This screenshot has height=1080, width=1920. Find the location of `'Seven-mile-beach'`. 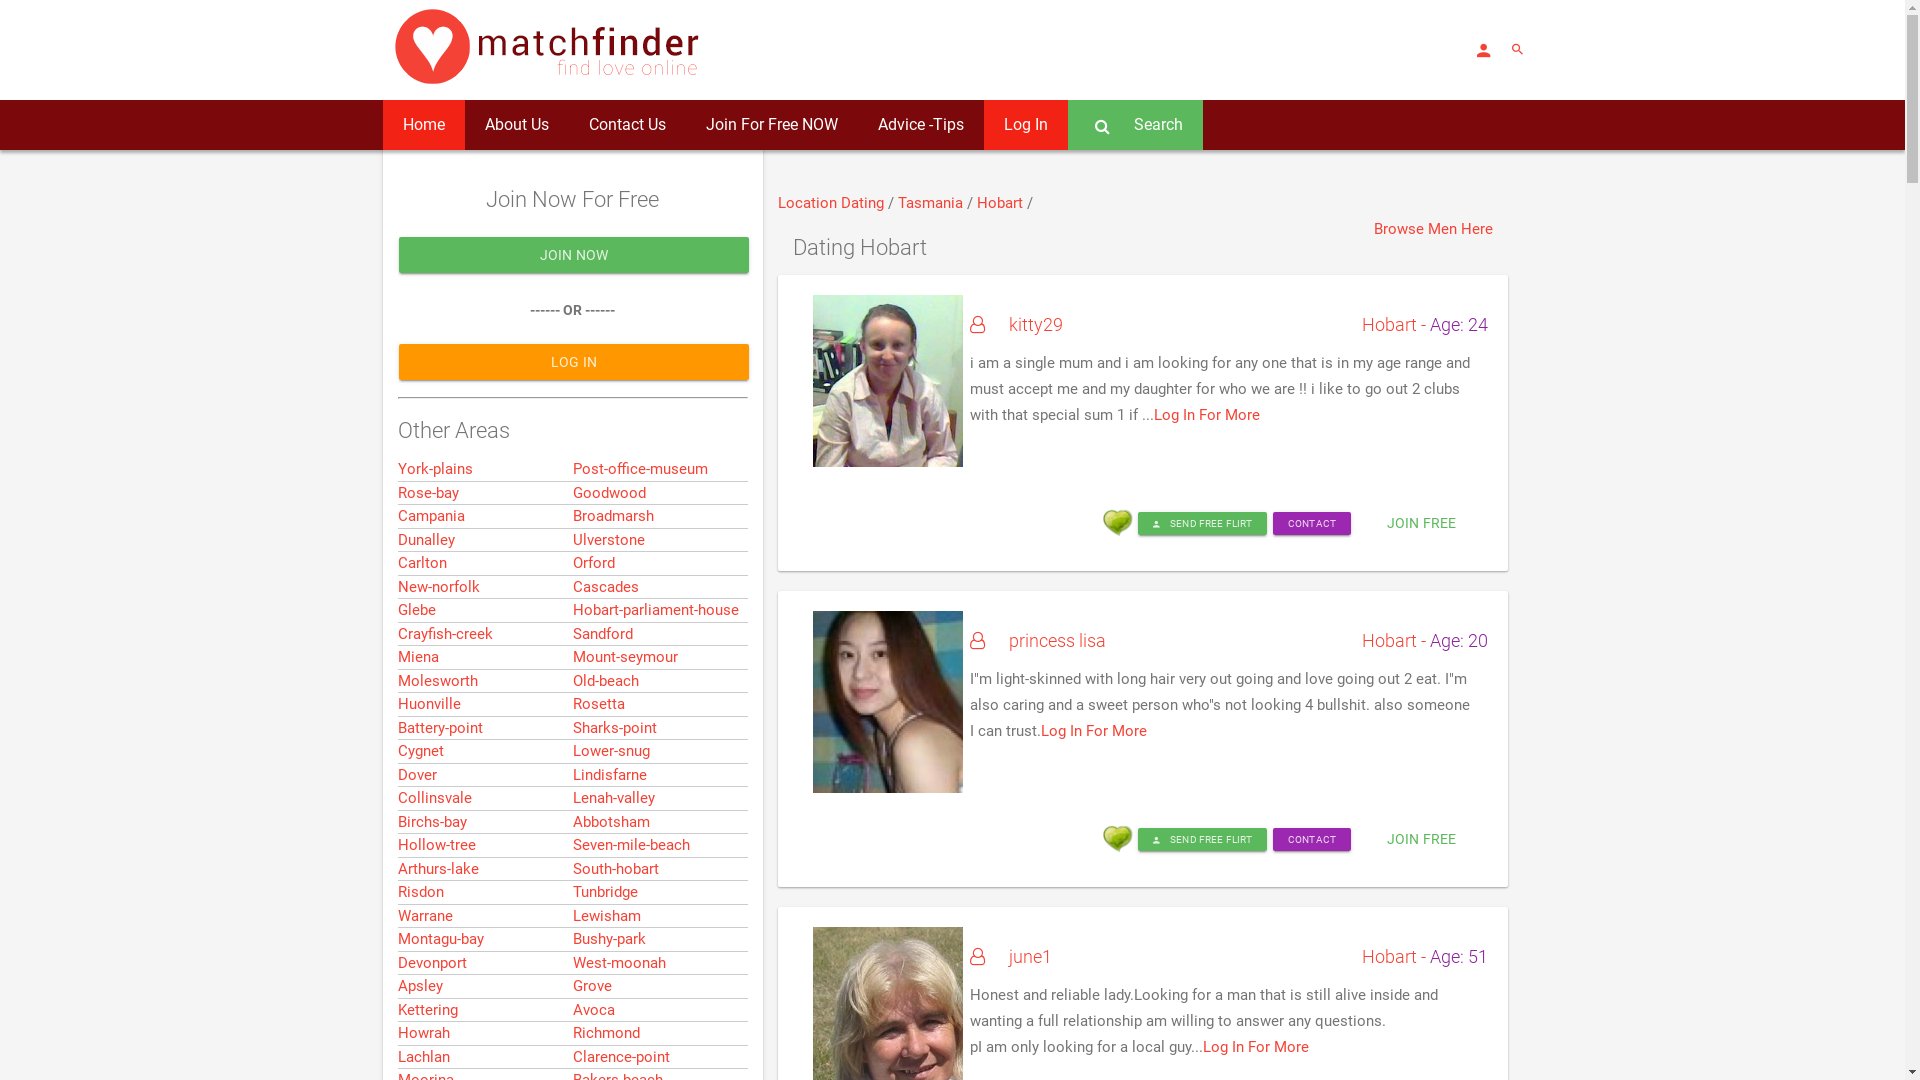

'Seven-mile-beach' is located at coordinates (629, 844).